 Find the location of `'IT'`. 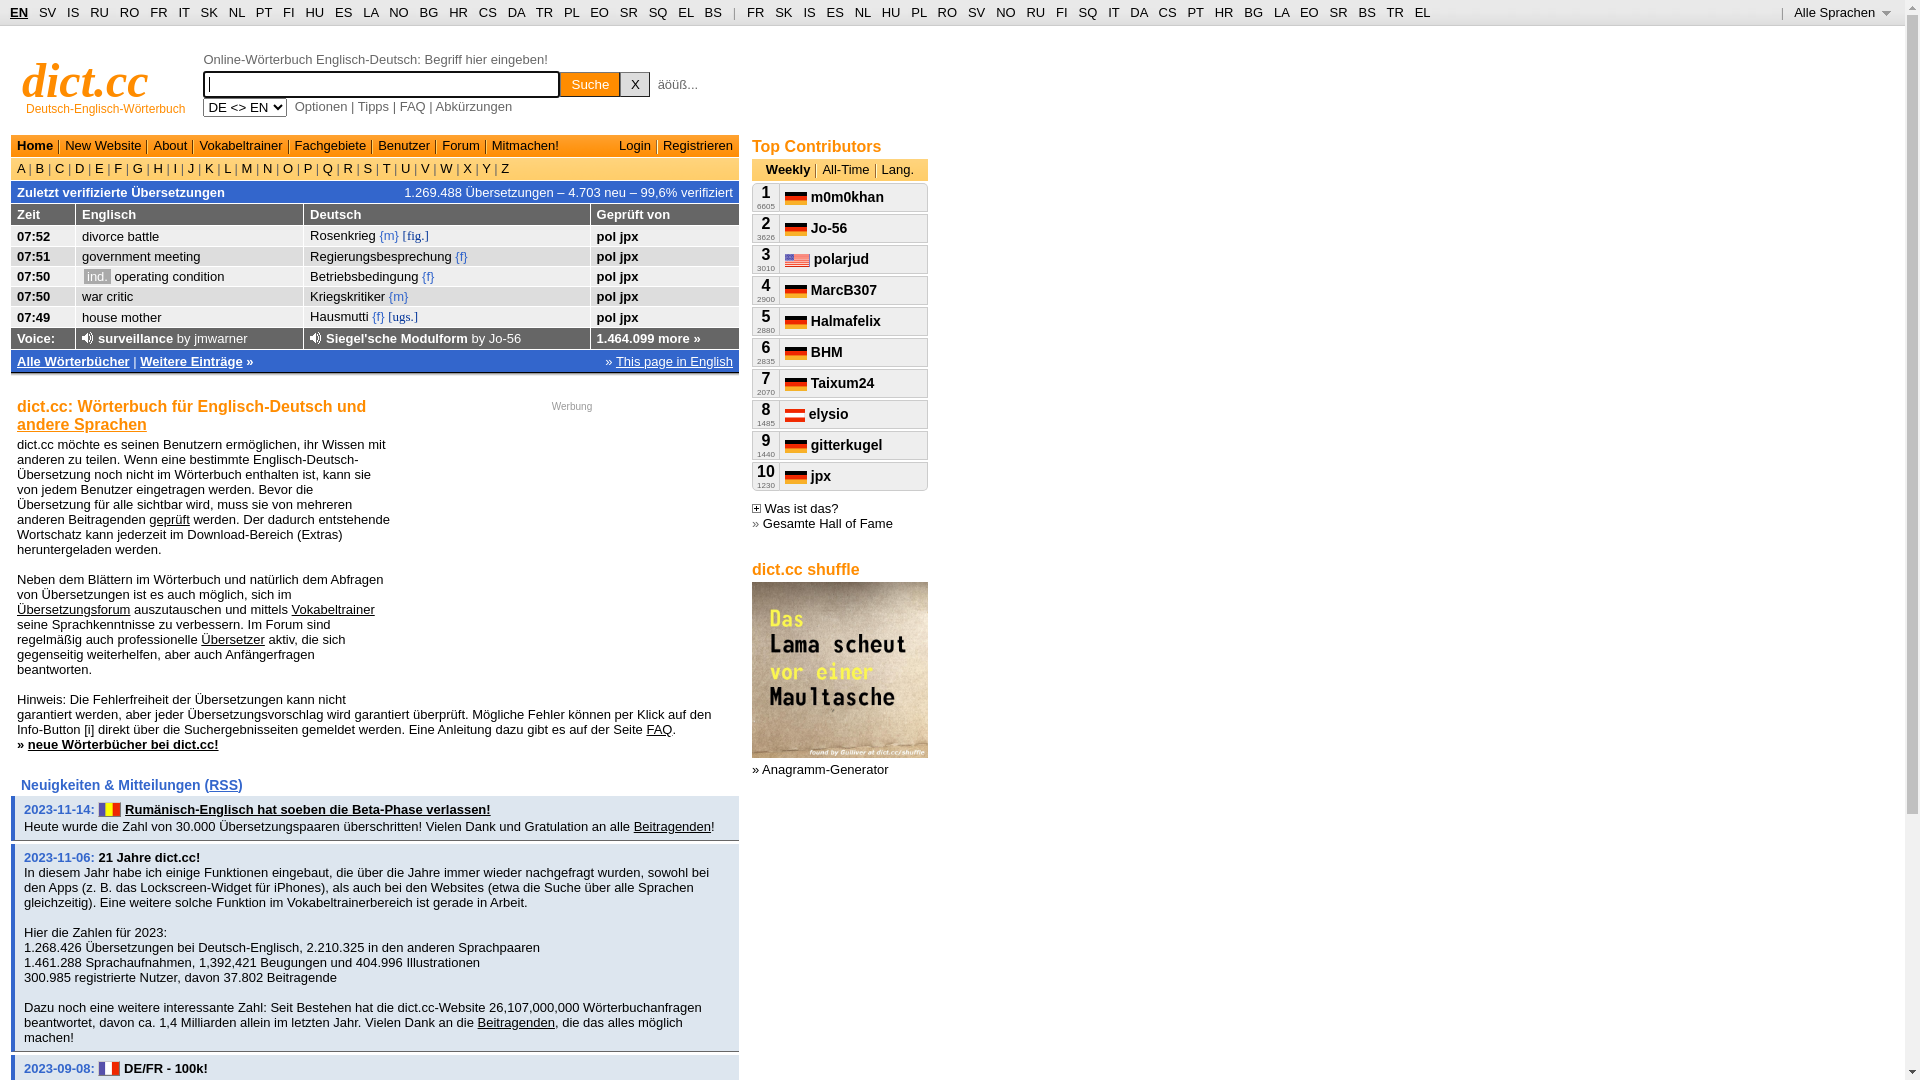

'IT' is located at coordinates (1112, 12).